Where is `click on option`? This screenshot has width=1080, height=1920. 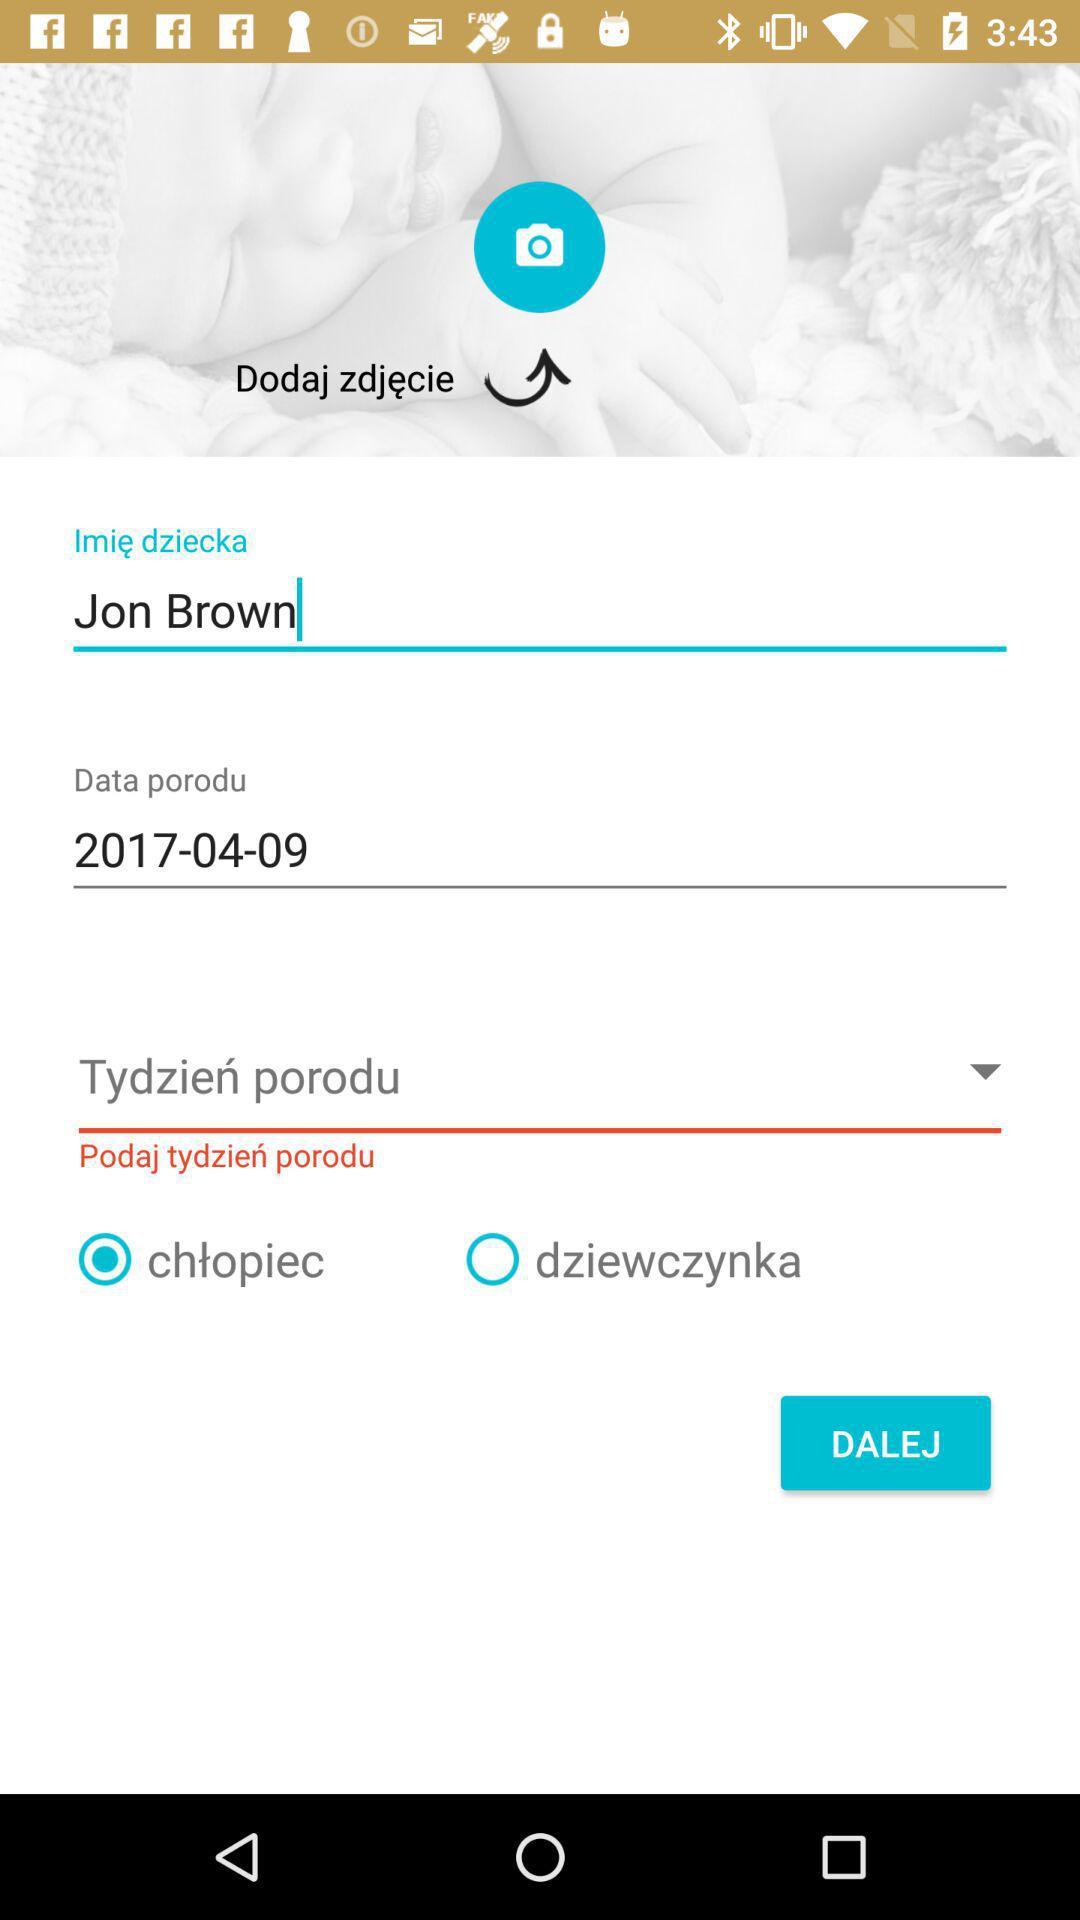 click on option is located at coordinates (492, 1258).